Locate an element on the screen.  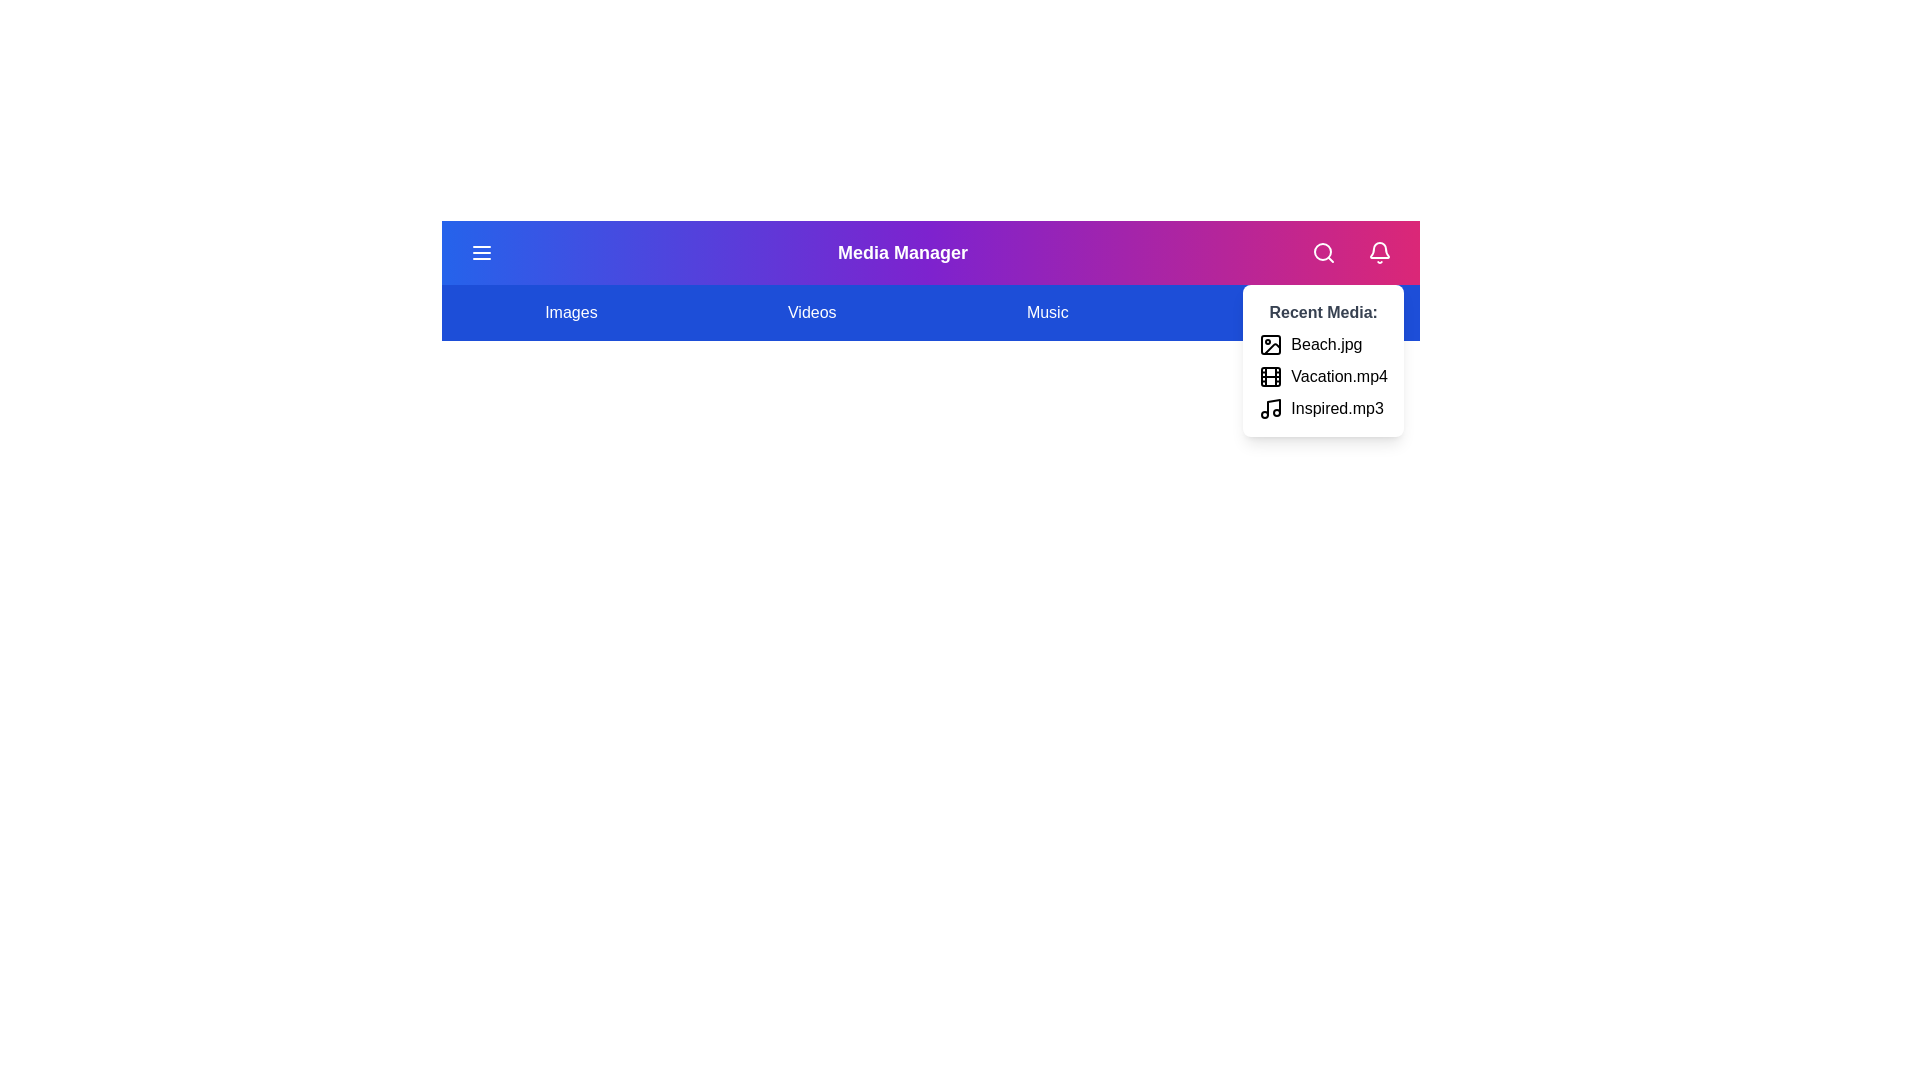
the bell icon to toggle the notification panel is located at coordinates (1378, 252).